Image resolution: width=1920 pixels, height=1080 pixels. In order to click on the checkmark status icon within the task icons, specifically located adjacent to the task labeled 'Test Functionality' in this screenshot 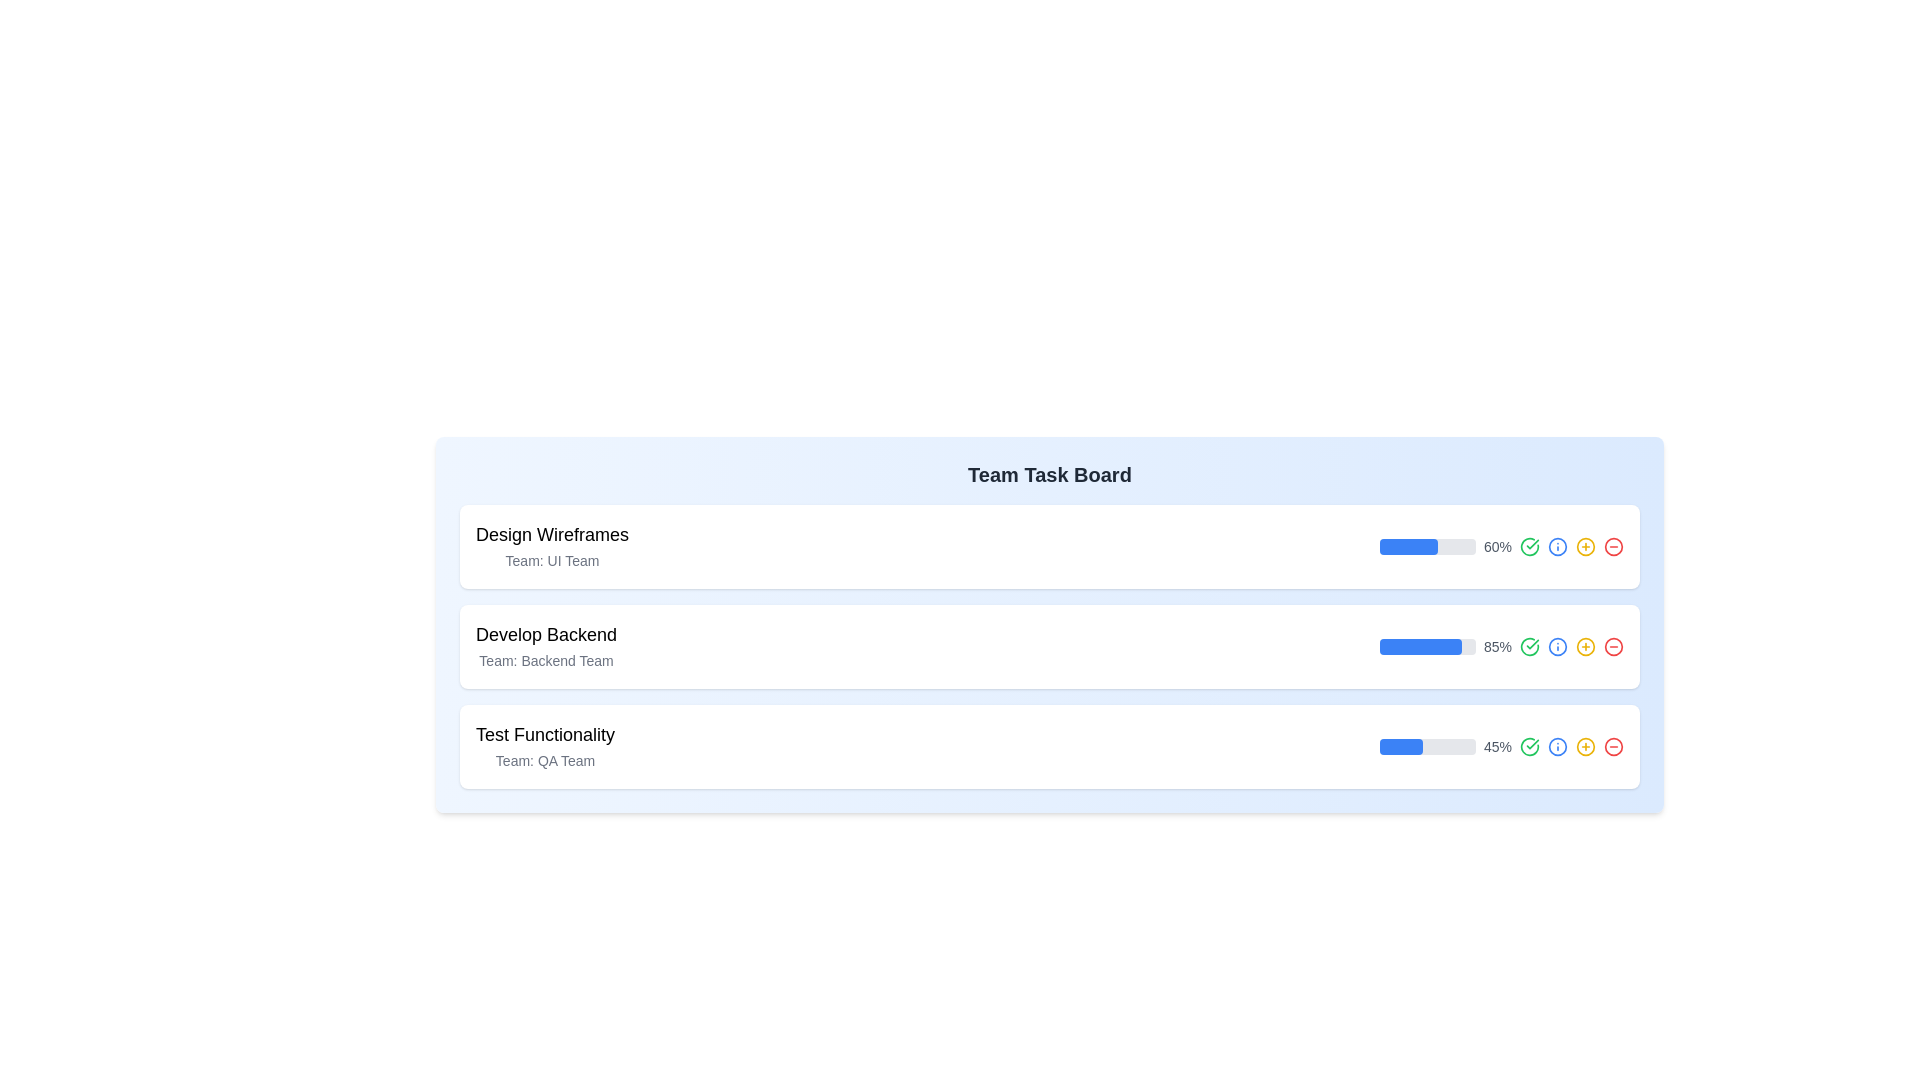, I will do `click(1529, 747)`.